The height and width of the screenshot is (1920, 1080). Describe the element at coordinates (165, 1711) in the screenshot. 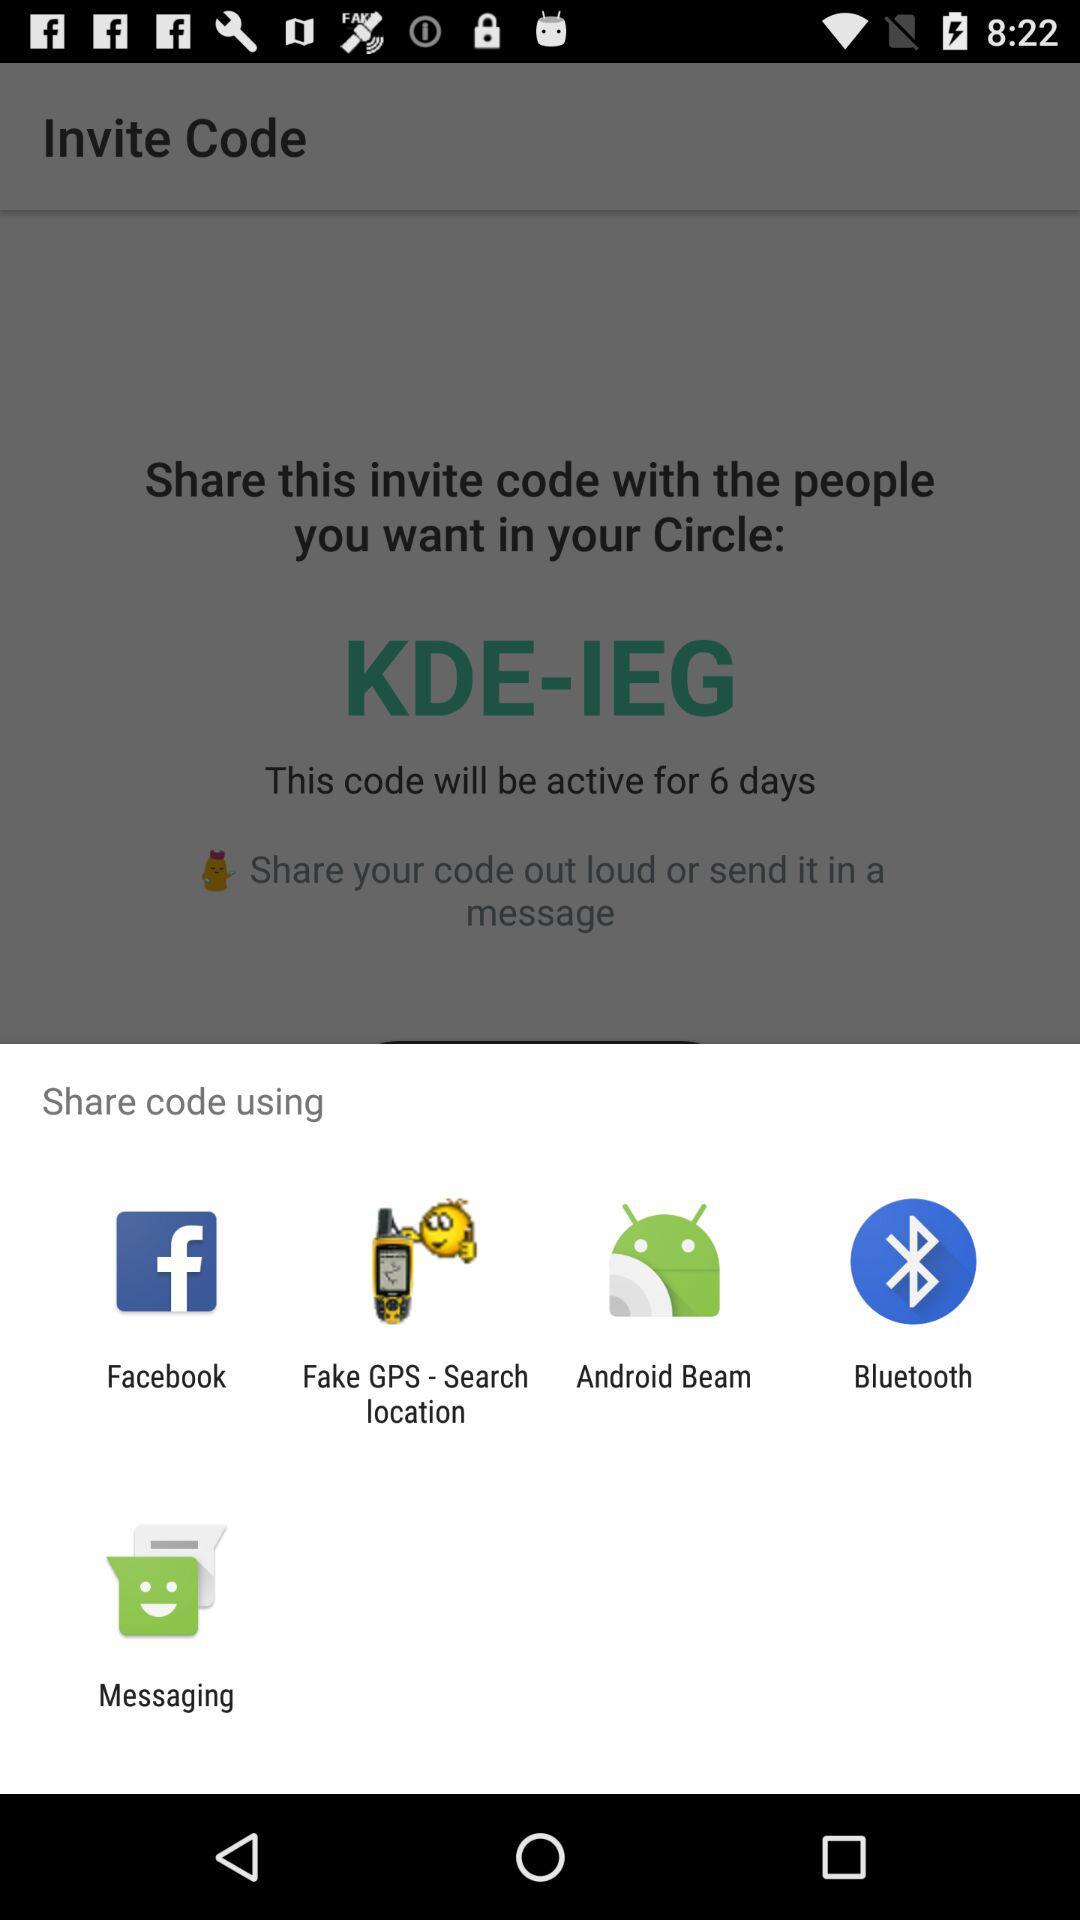

I see `messaging item` at that location.